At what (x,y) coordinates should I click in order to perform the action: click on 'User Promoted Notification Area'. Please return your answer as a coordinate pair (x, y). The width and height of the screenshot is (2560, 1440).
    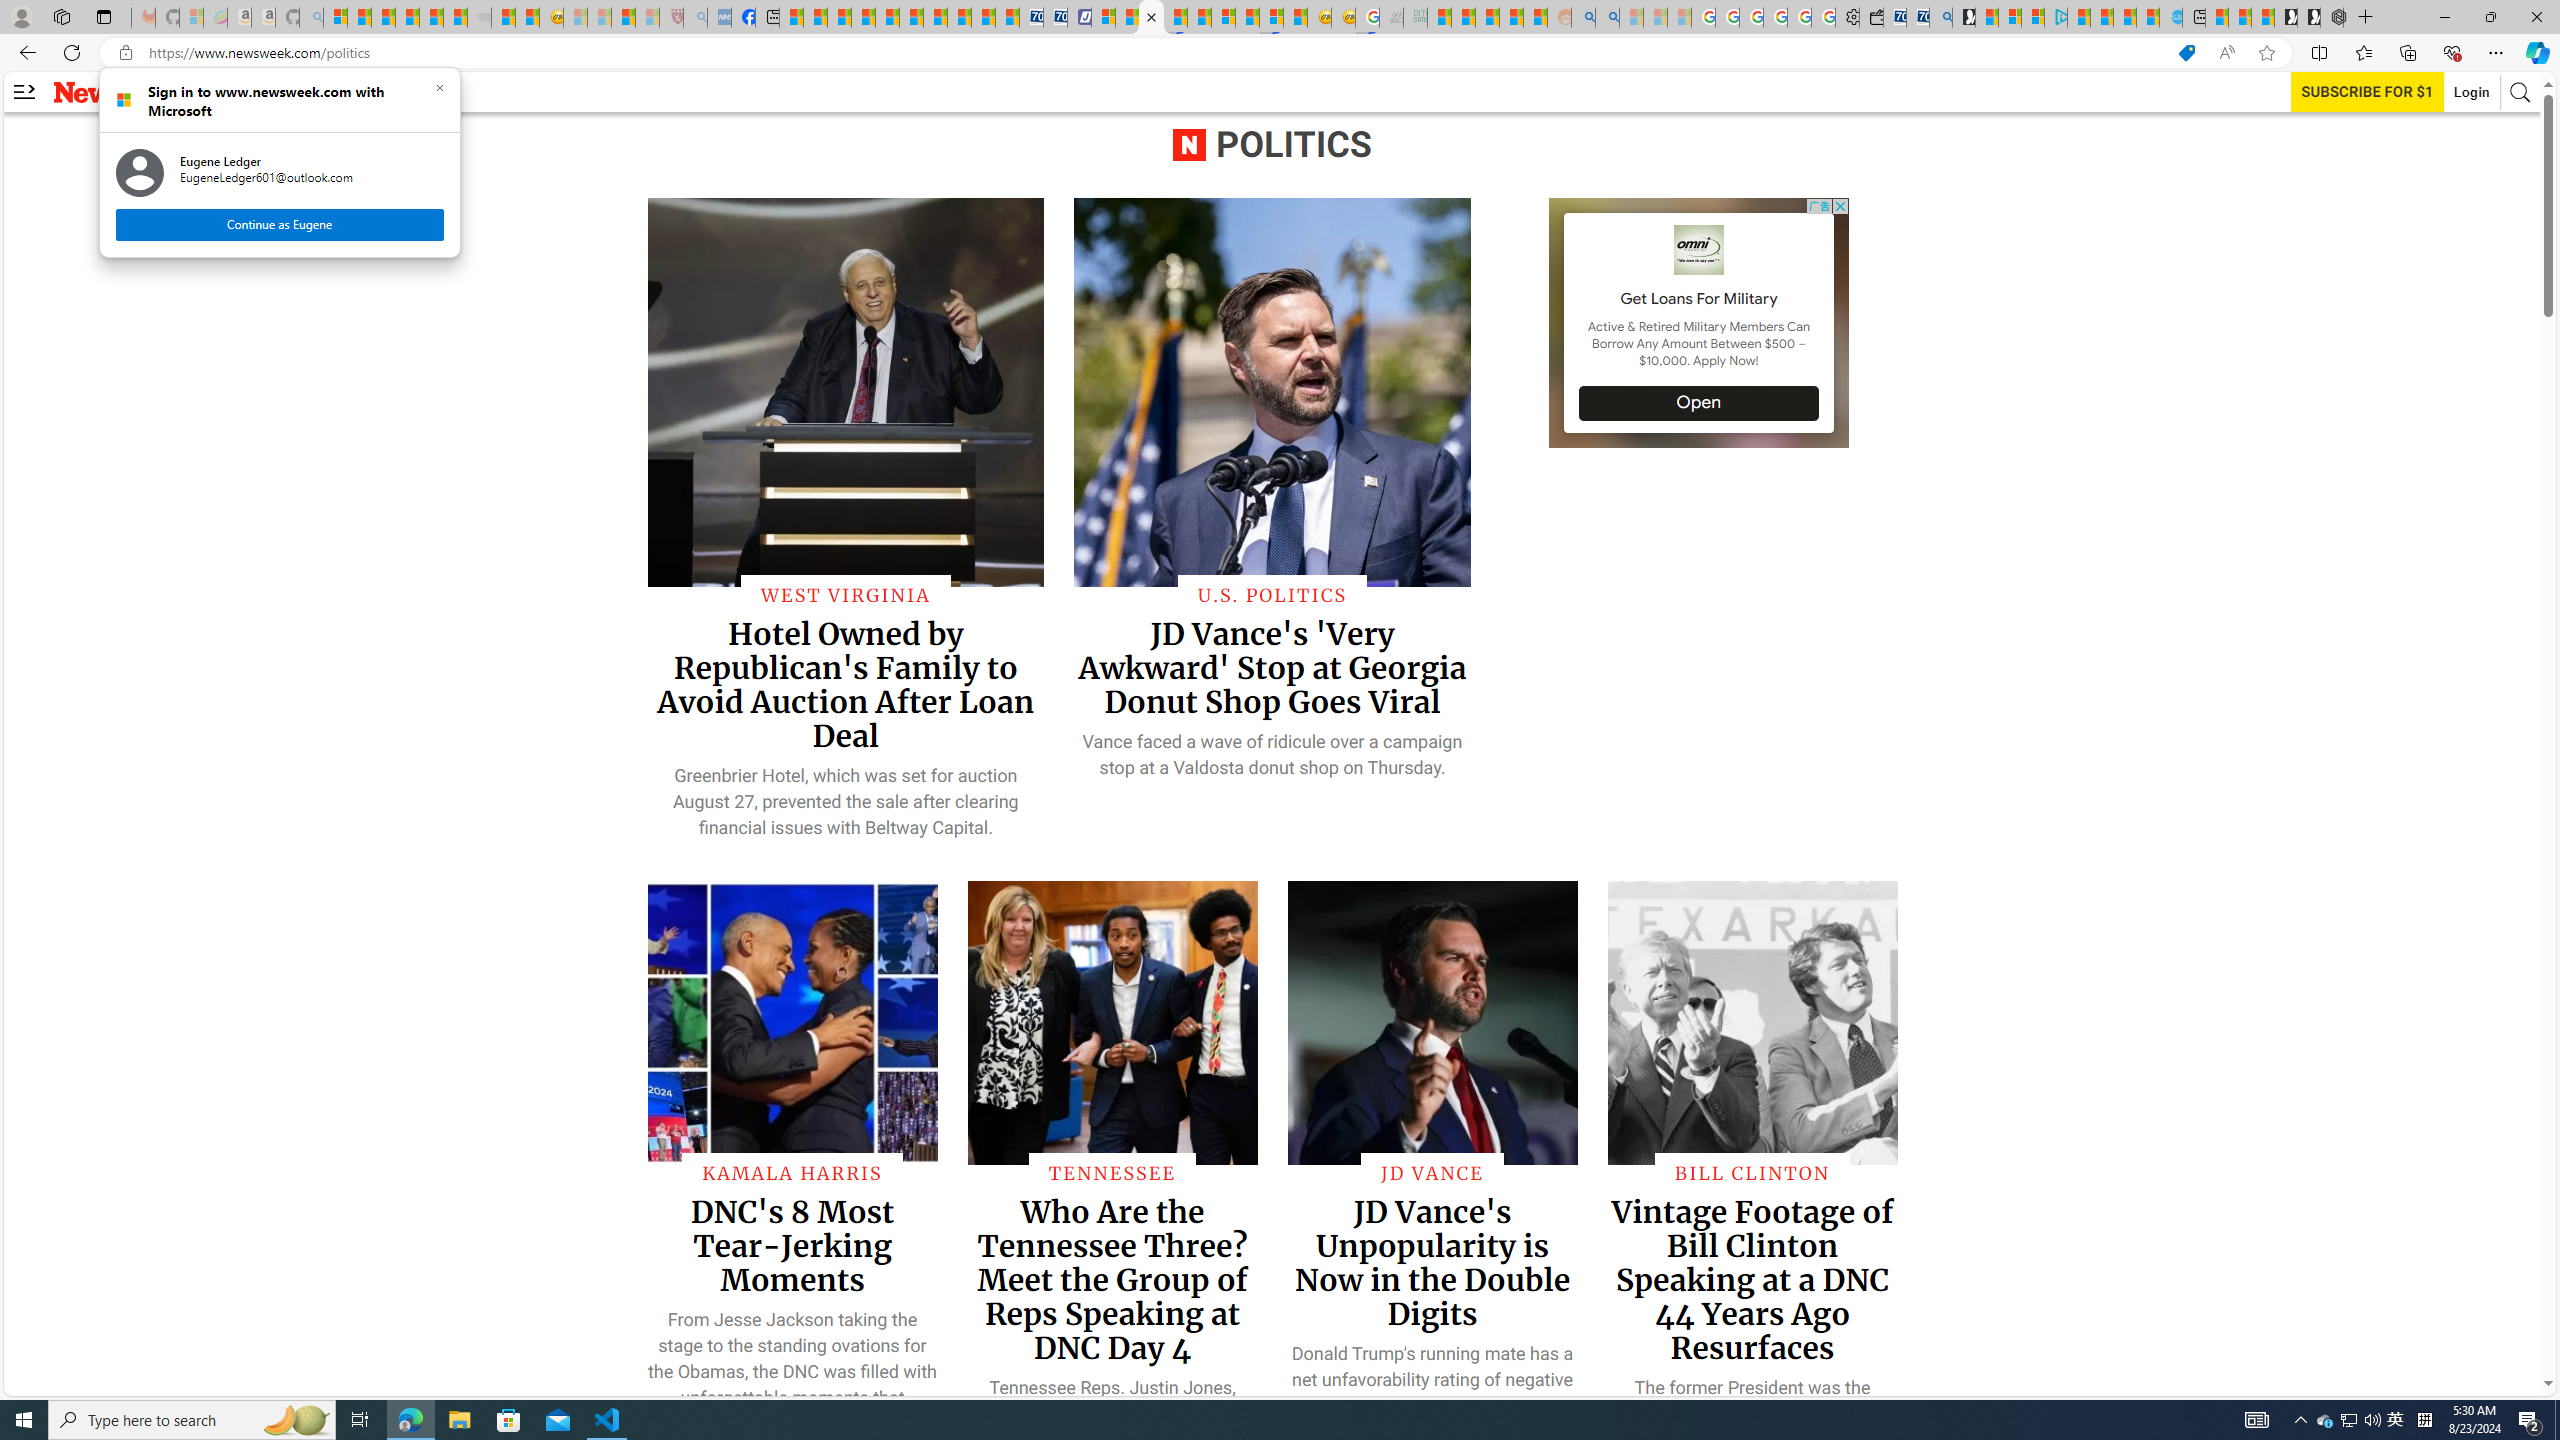
    Looking at the image, I should click on (2349, 1418).